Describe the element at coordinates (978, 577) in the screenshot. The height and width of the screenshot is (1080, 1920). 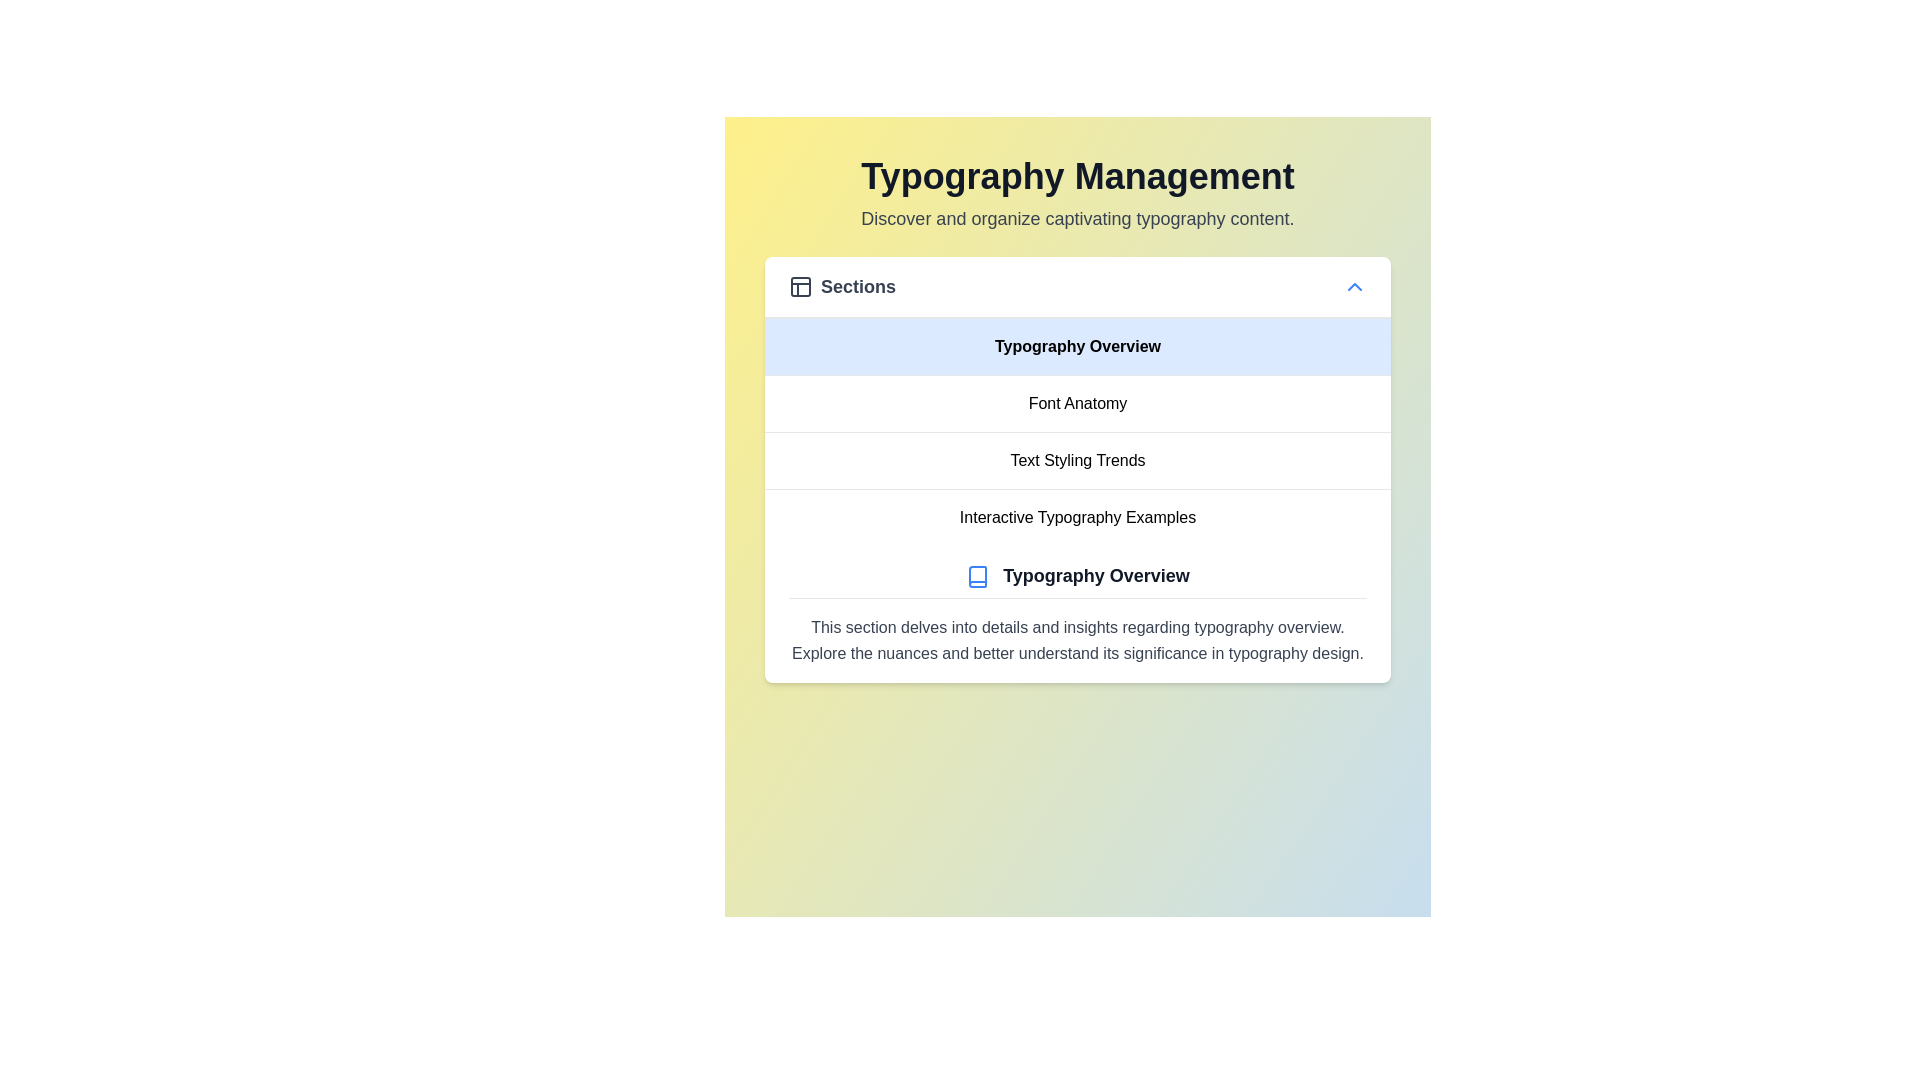
I see `the blue book icon SVG element located inline before the text 'Typography Overview'` at that location.